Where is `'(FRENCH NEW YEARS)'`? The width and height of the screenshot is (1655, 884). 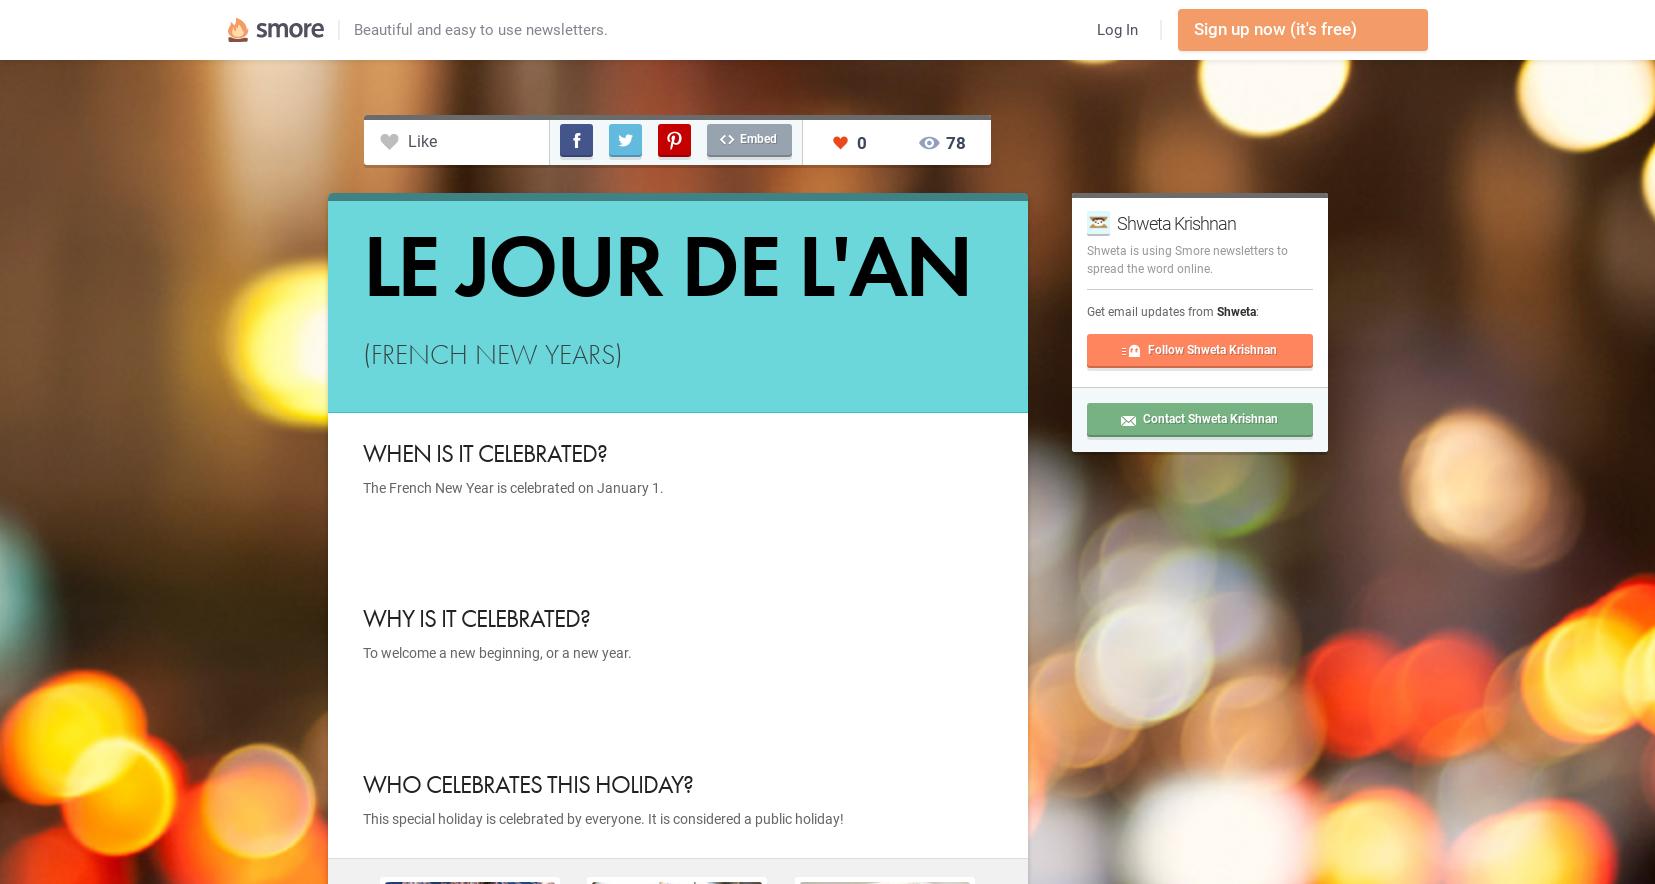
'(FRENCH NEW YEARS)' is located at coordinates (492, 354).